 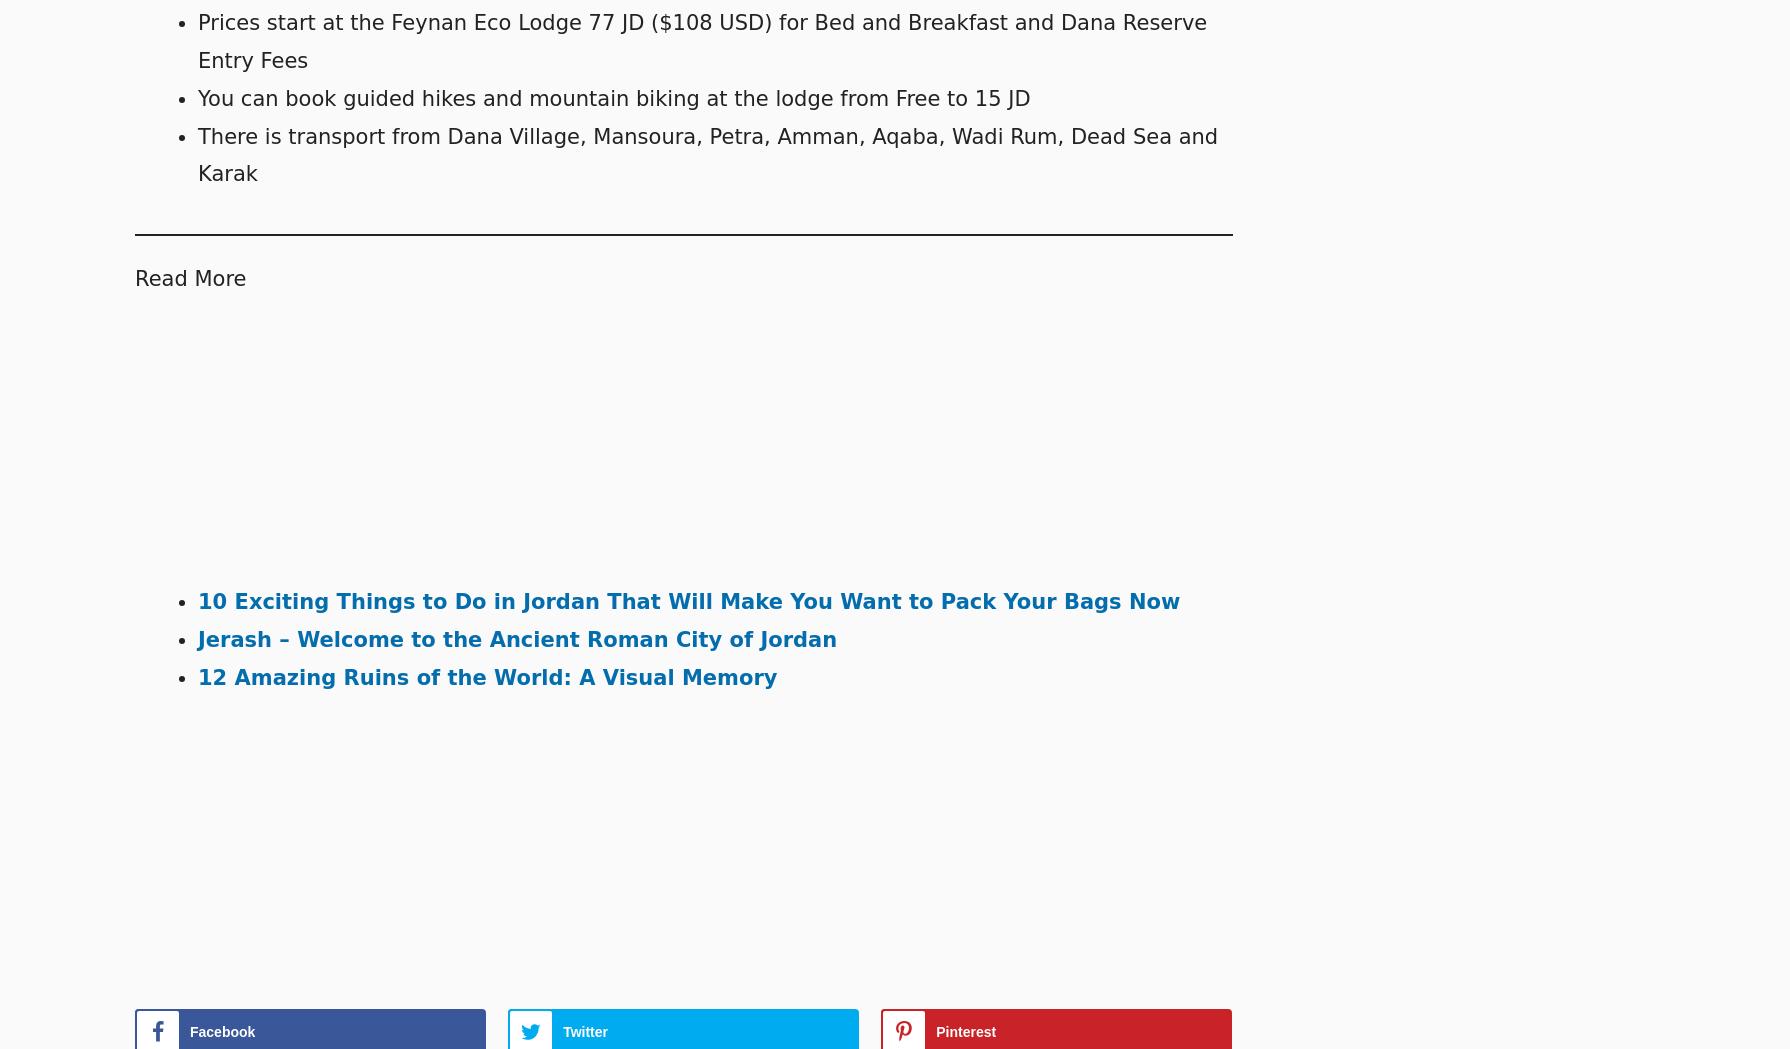 What do you see at coordinates (612, 96) in the screenshot?
I see `'You can book guided hikes and mountain biking at the lodge from Free to 15 JD'` at bounding box center [612, 96].